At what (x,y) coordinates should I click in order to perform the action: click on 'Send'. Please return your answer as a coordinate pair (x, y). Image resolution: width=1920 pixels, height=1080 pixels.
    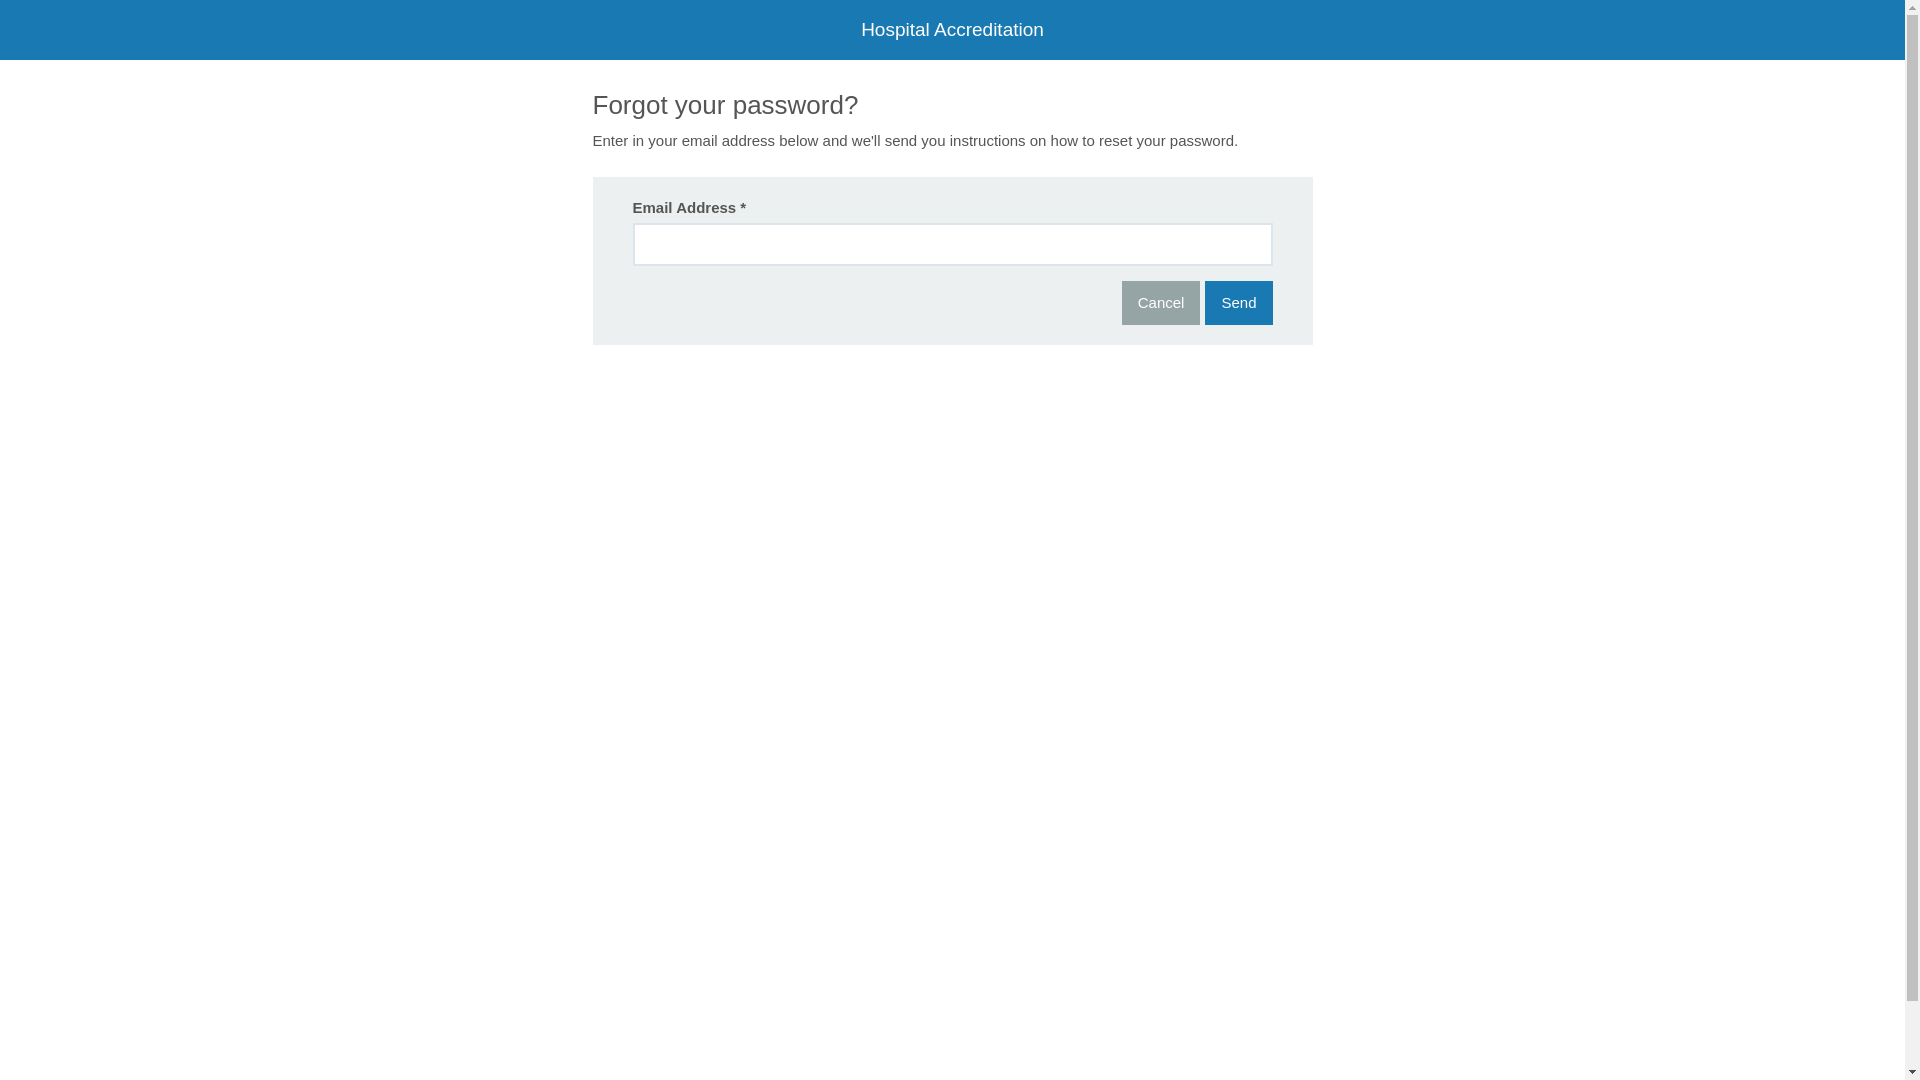
    Looking at the image, I should click on (1237, 302).